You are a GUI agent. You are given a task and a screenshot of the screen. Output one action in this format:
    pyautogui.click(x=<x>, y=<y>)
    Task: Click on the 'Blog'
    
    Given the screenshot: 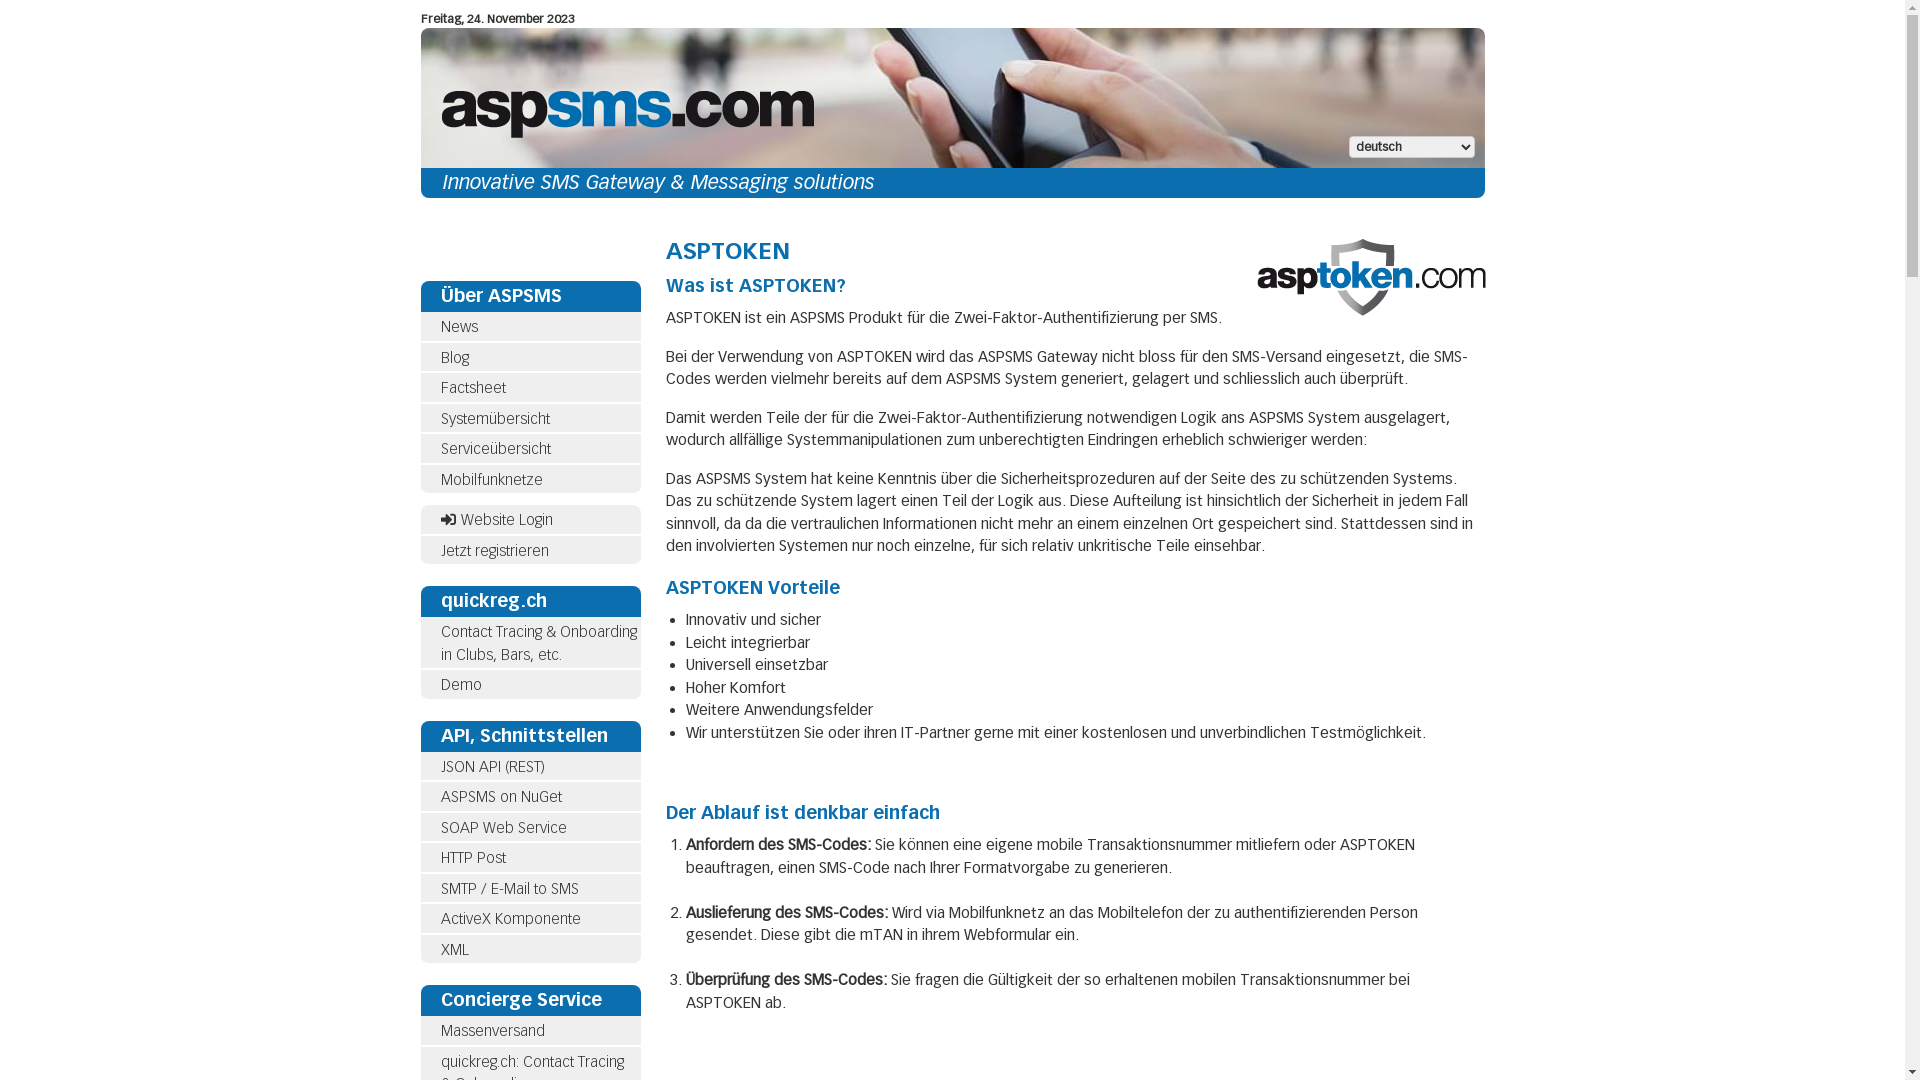 What is the action you would take?
    pyautogui.click(x=439, y=356)
    